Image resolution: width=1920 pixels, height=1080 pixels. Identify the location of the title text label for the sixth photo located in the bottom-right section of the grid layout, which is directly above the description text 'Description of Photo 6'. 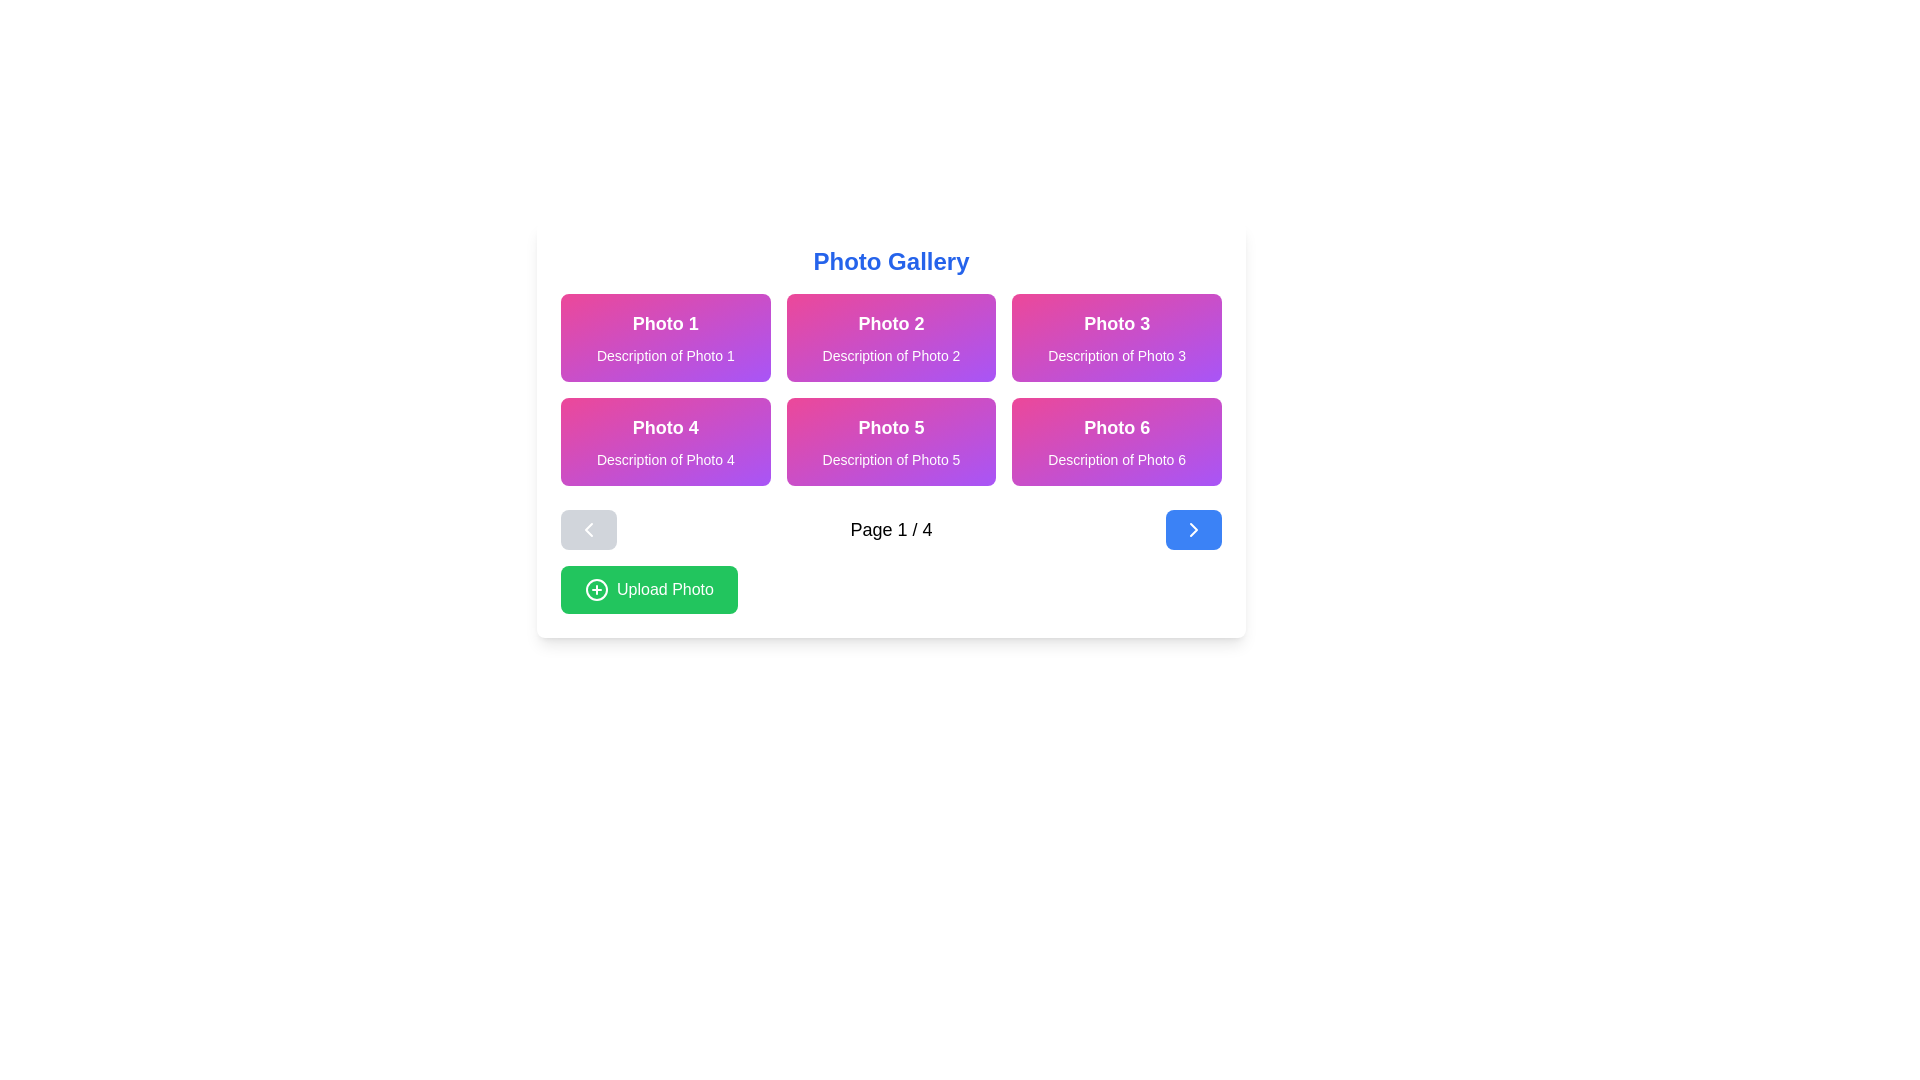
(1116, 427).